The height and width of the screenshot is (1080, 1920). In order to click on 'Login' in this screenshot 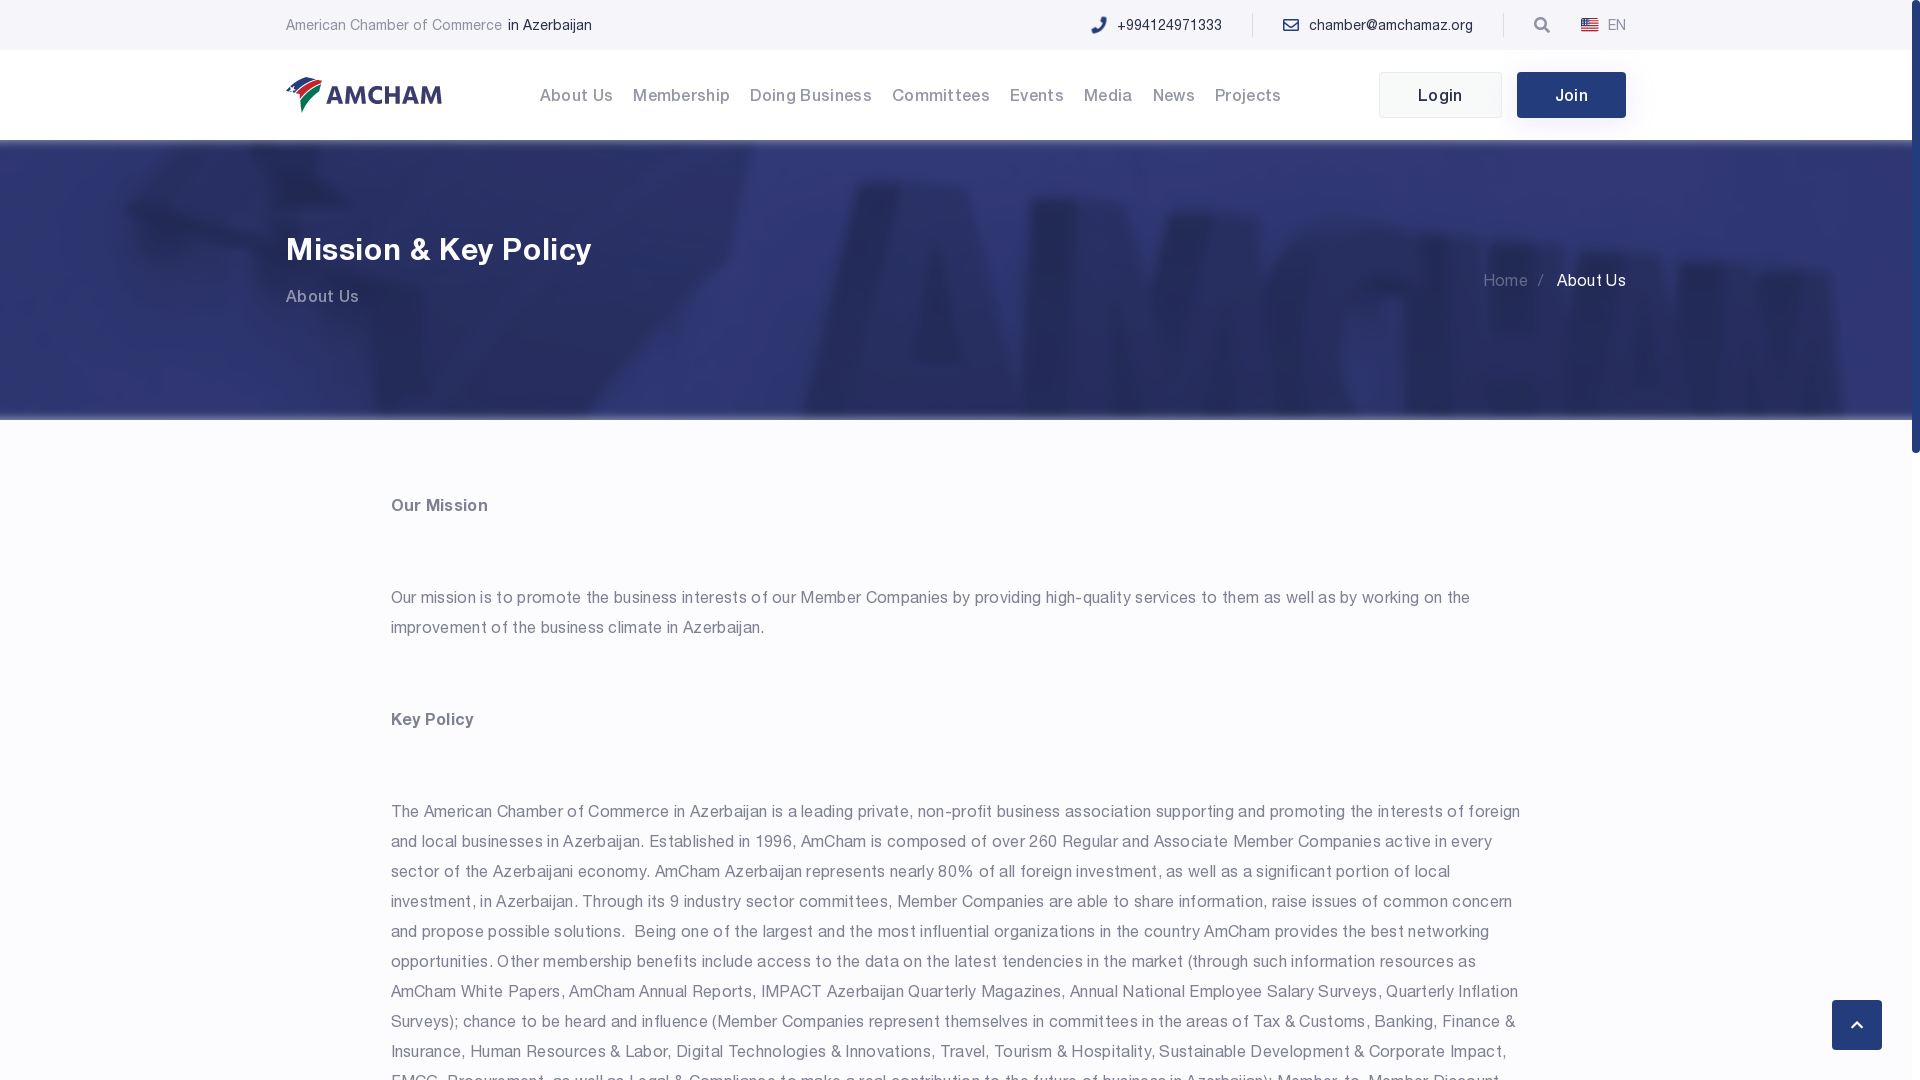, I will do `click(1377, 95)`.